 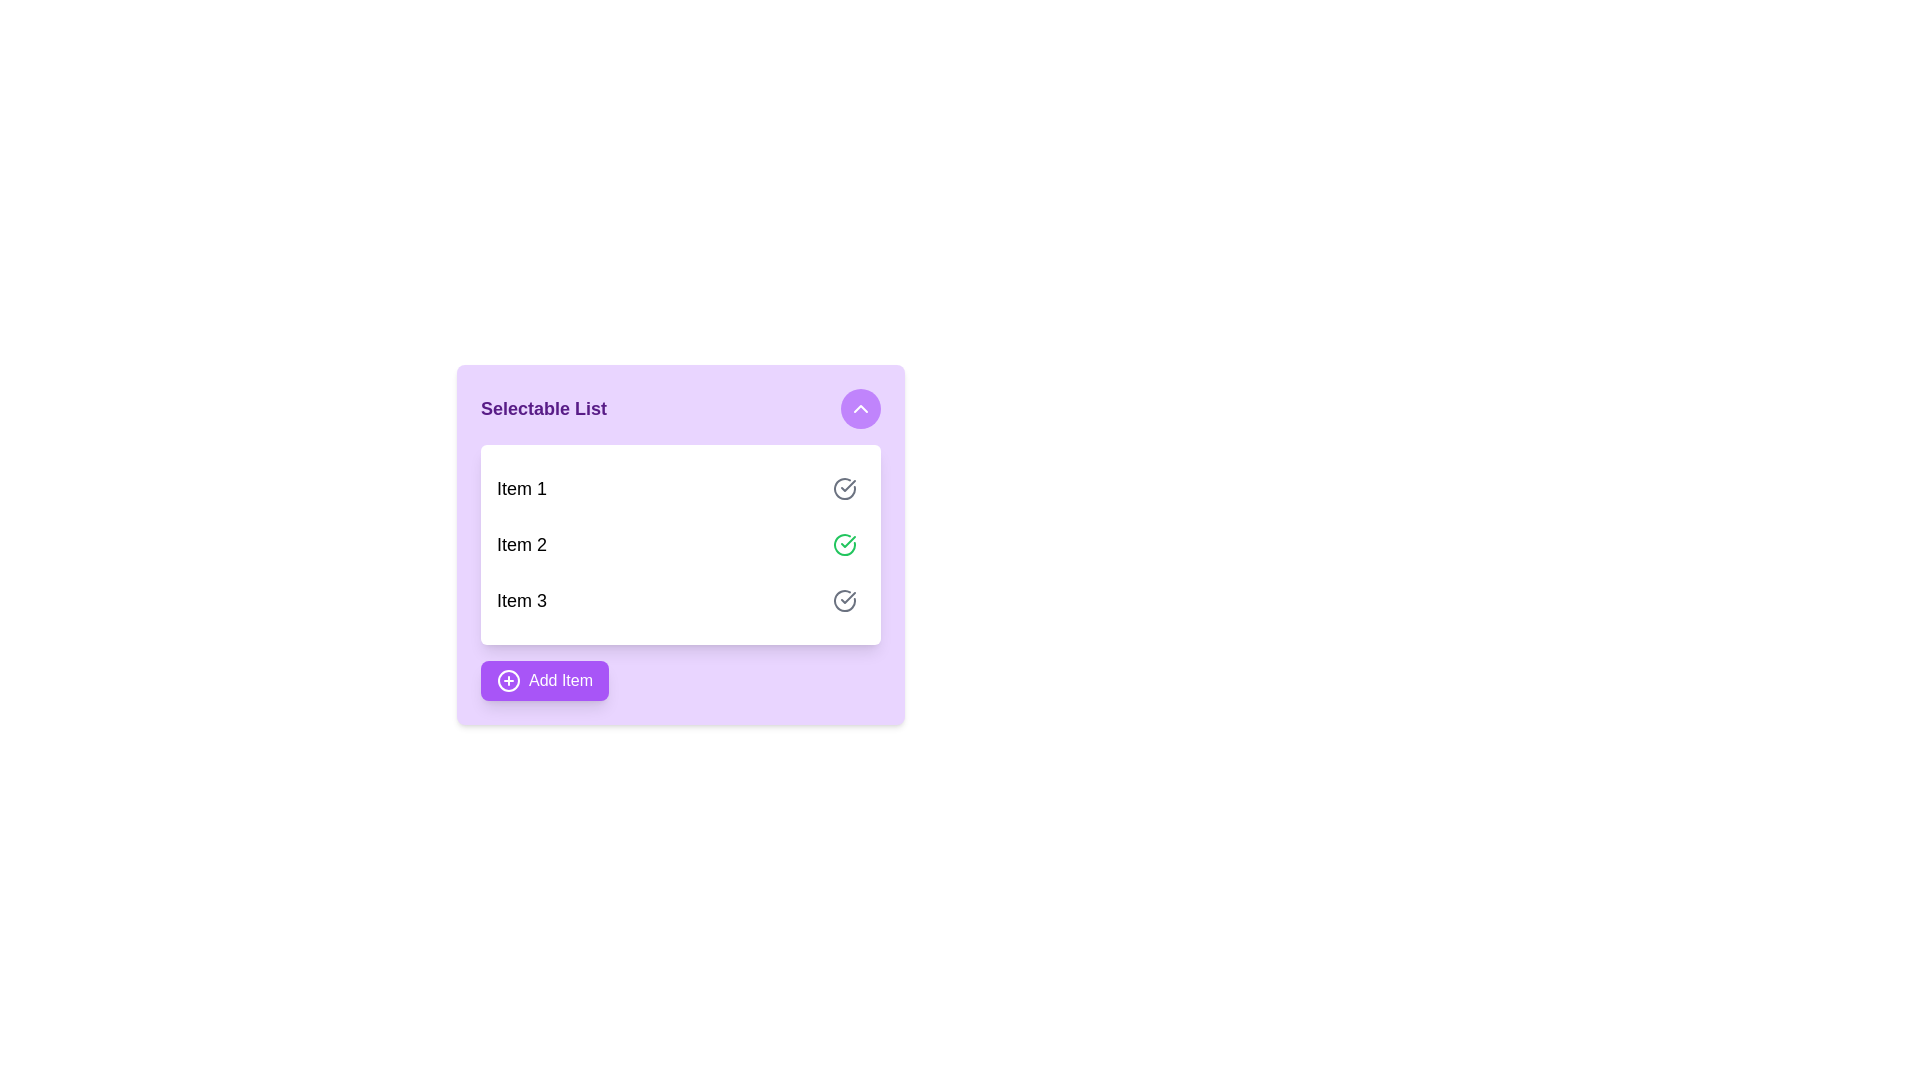 What do you see at coordinates (508, 680) in the screenshot?
I see `the circular icon with a plus sign representing the addition action, located to the left of the text 'Add Item' within the purple 'Add Item' button` at bounding box center [508, 680].